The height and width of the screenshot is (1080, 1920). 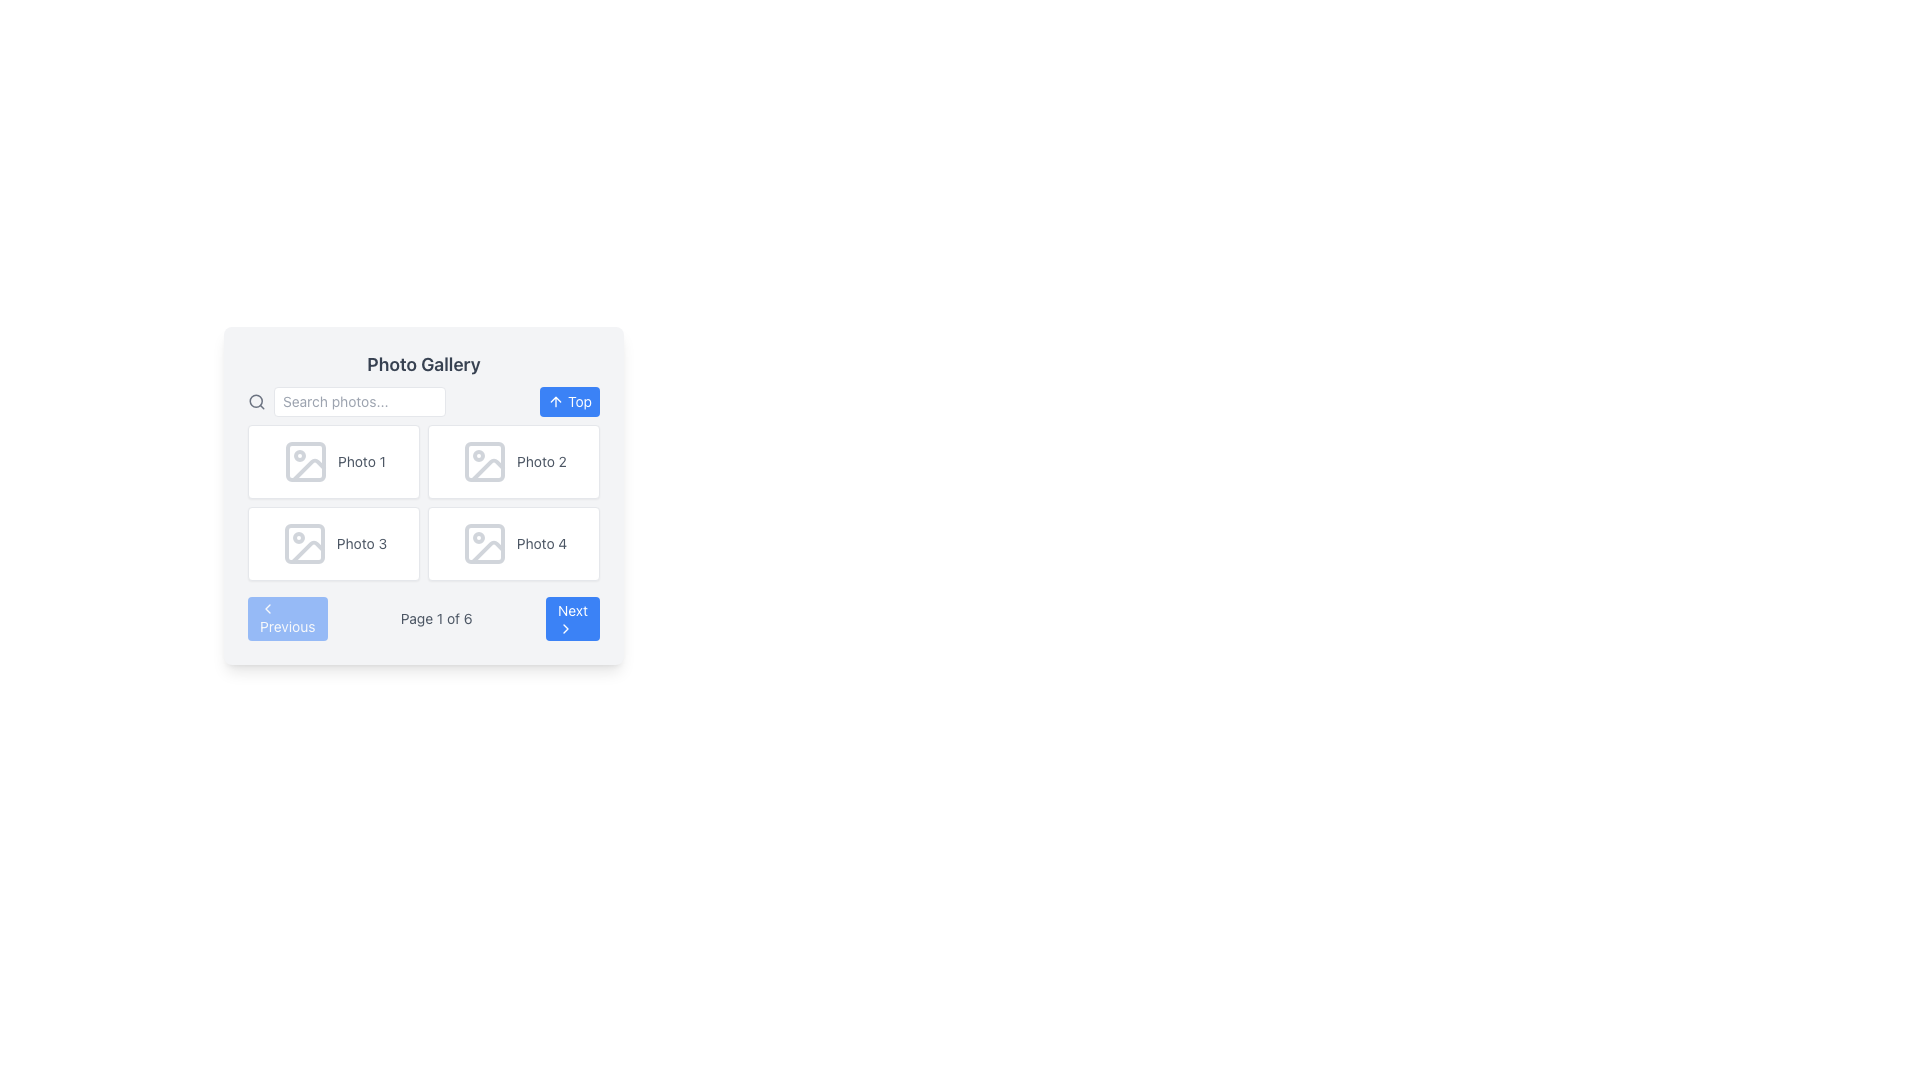 What do you see at coordinates (488, 470) in the screenshot?
I see `the decorative icon representing the photo placeholder for 'Photo 2' located at the bottom-right of the second card in the 2x2 grid of the 'Photo Gallery' section` at bounding box center [488, 470].